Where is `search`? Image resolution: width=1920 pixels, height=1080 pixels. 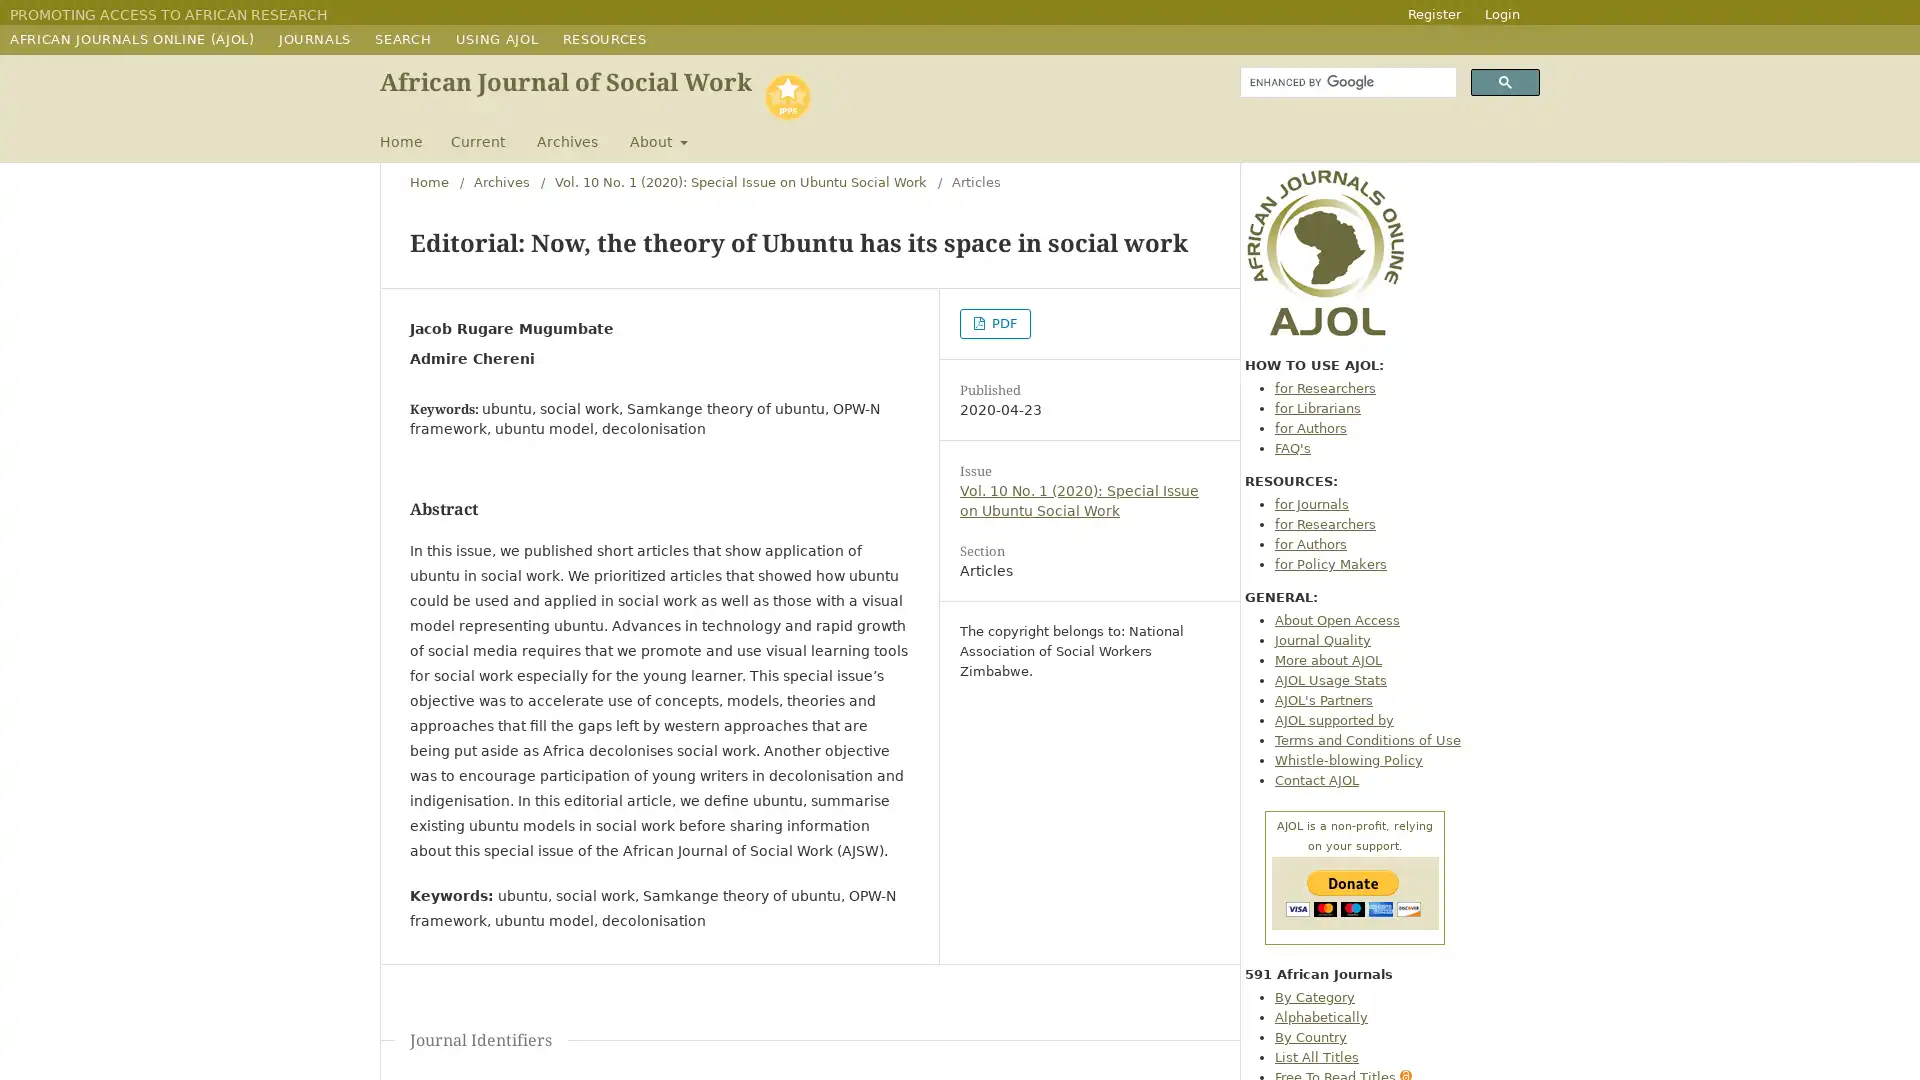
search is located at coordinates (1505, 81).